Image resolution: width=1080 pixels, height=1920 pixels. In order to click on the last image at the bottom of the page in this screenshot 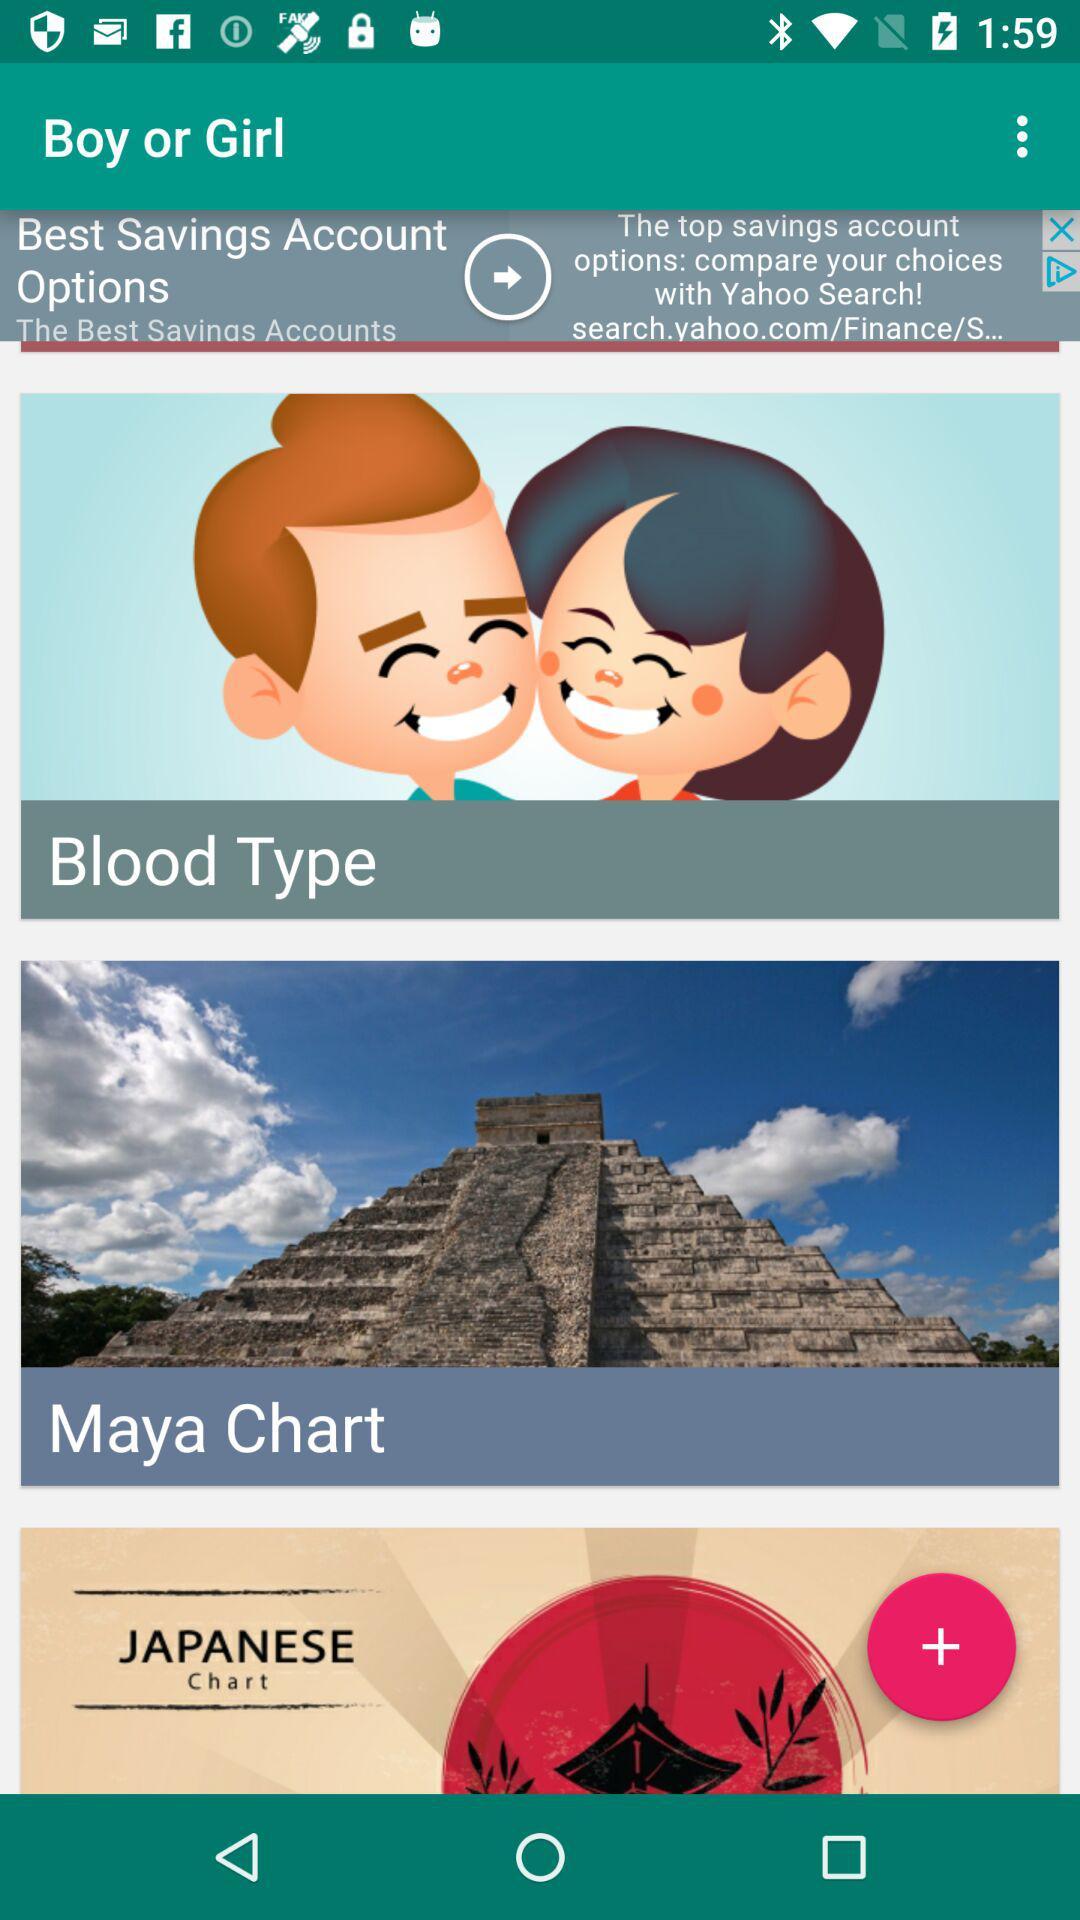, I will do `click(540, 1660)`.